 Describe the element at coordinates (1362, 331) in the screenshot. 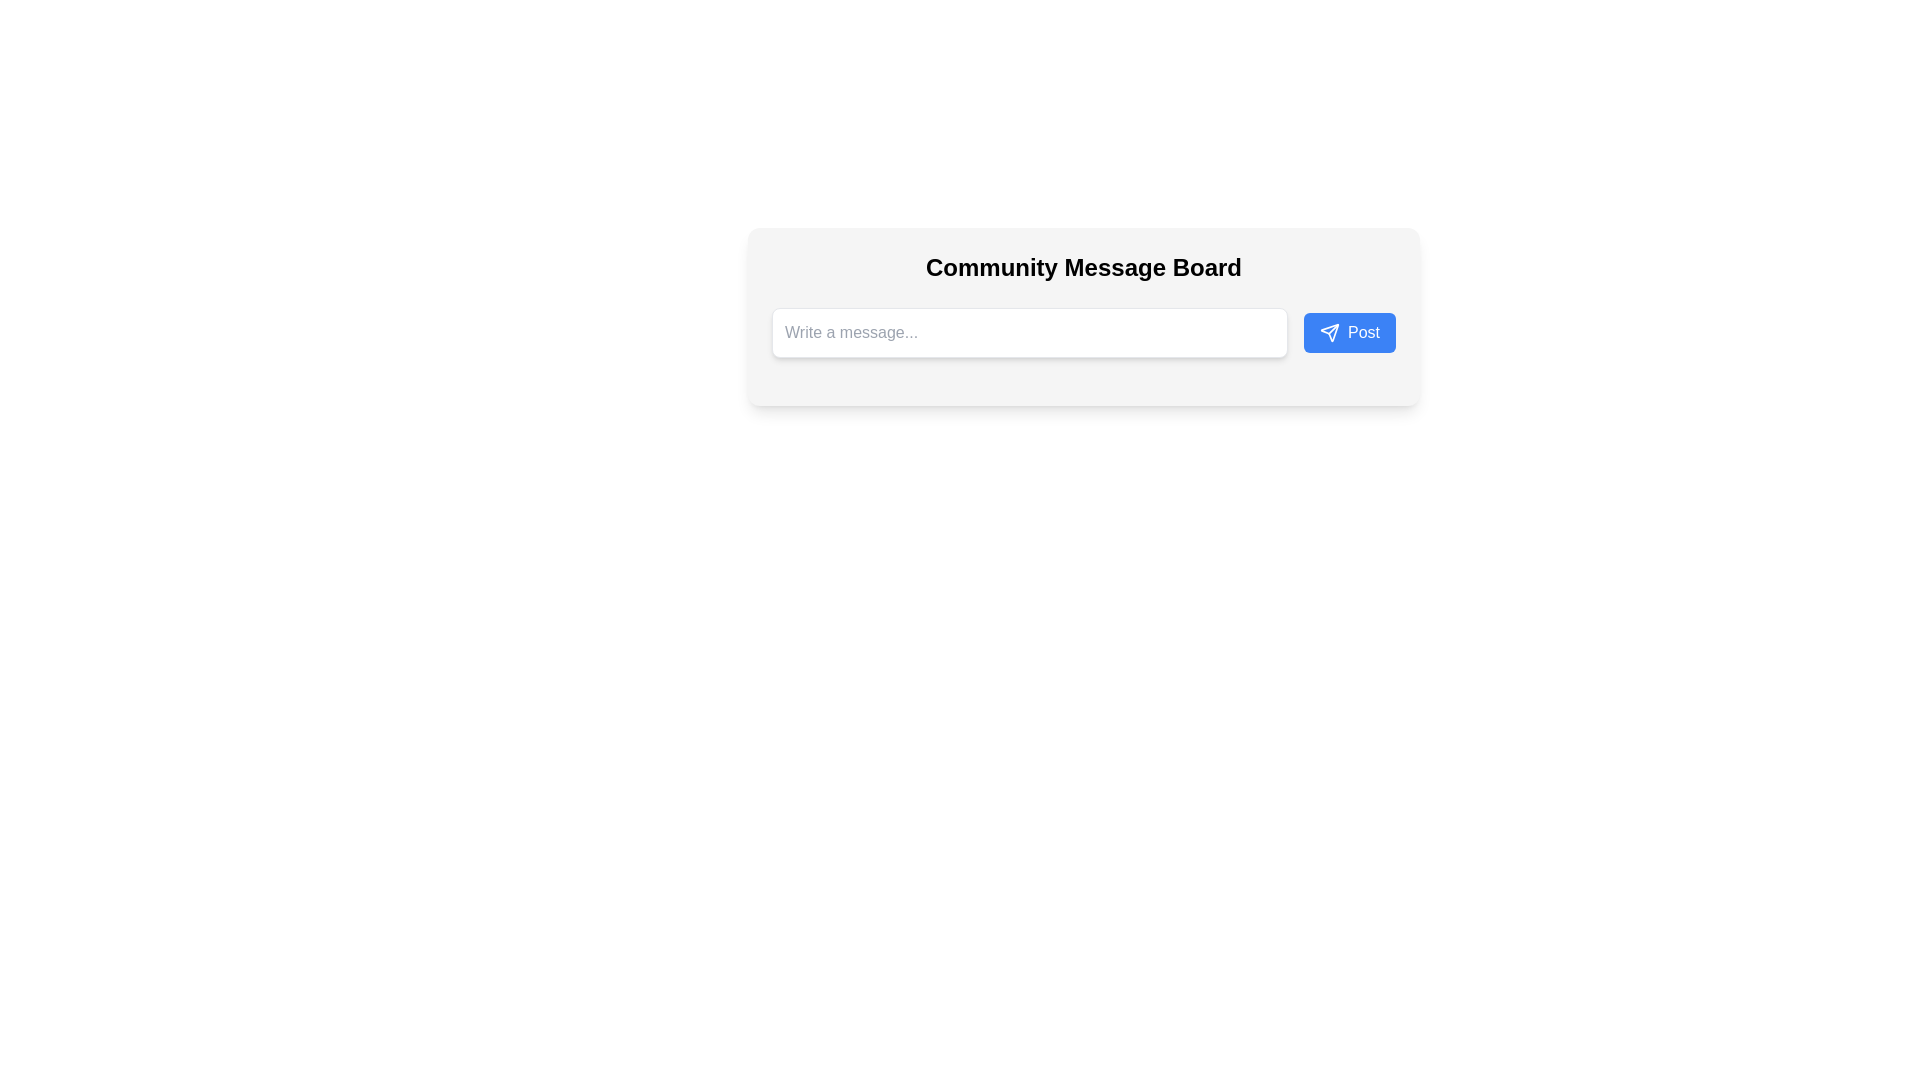

I see `the submit button containing the text label to trigger the message submission action` at that location.